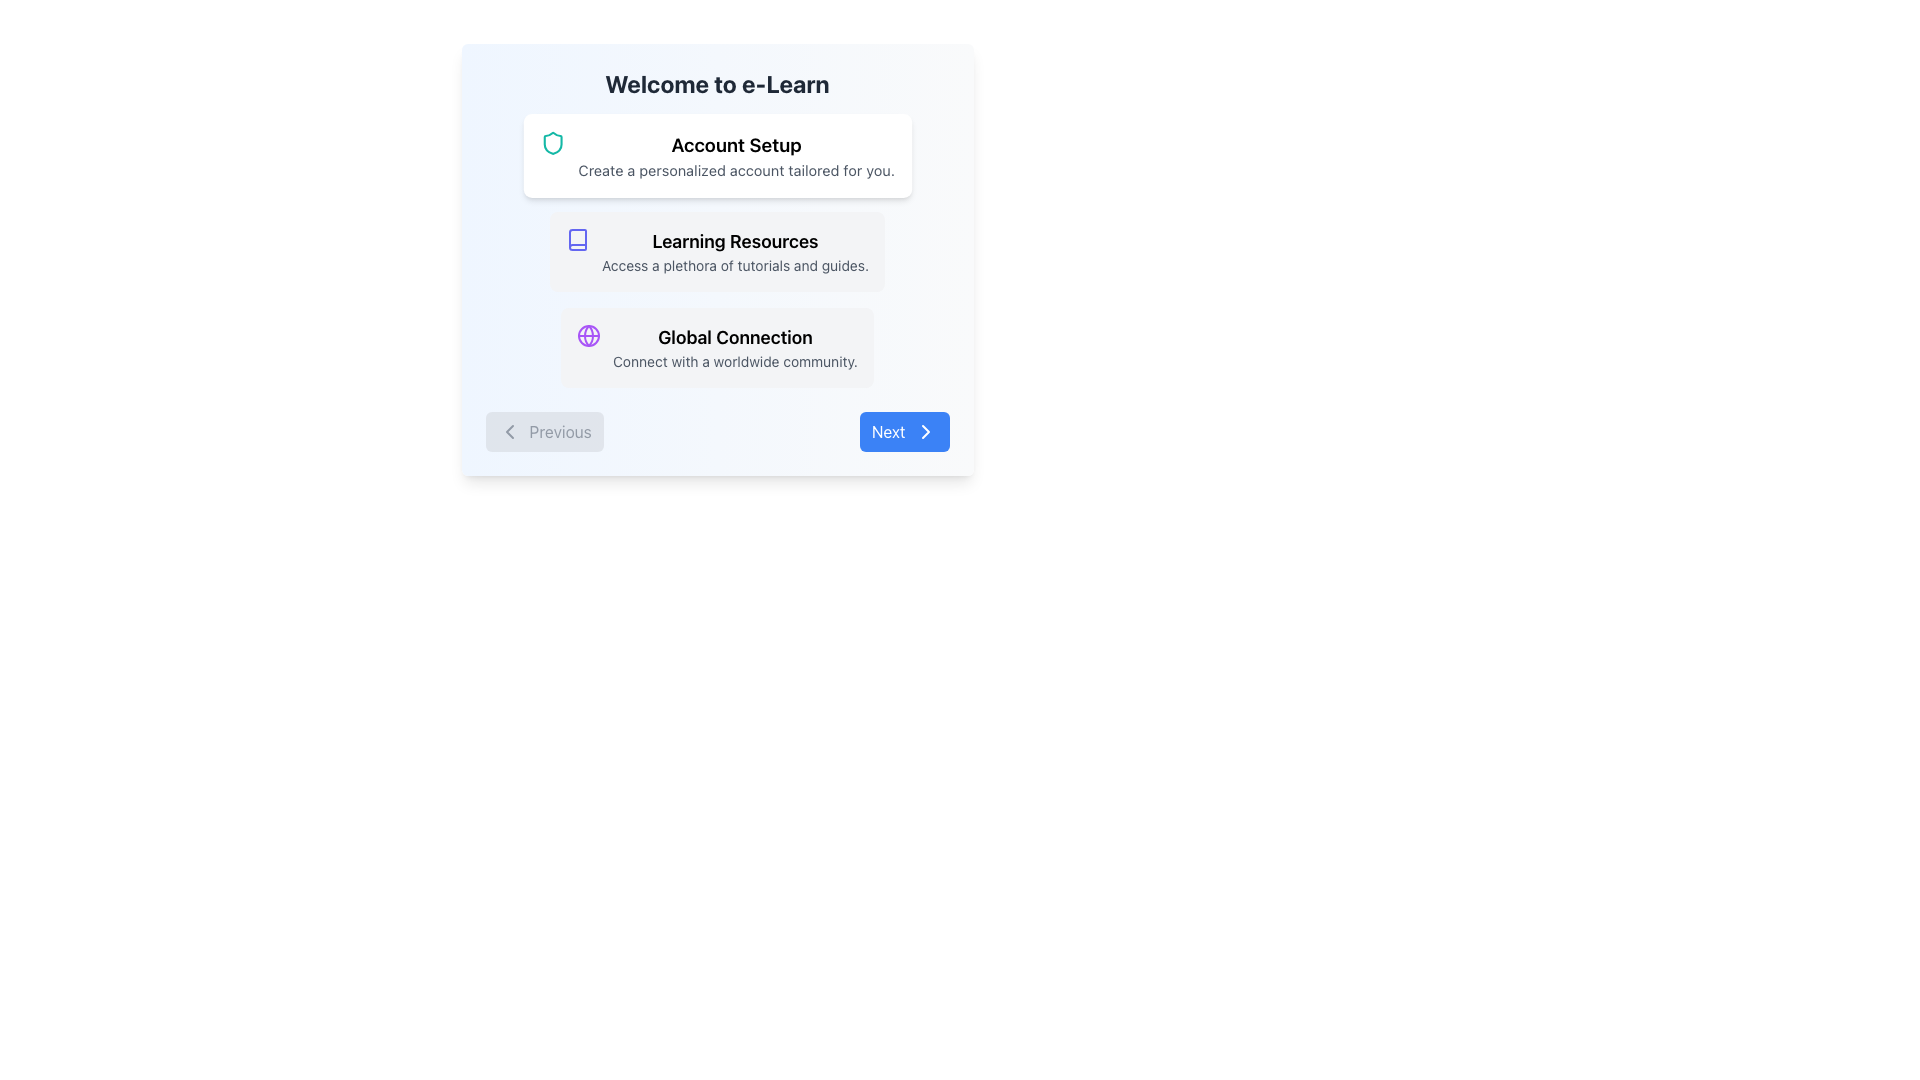  I want to click on the central curved line of the purple globe icon associated with 'Global Connection' located to the left of the menu entry, so click(588, 334).